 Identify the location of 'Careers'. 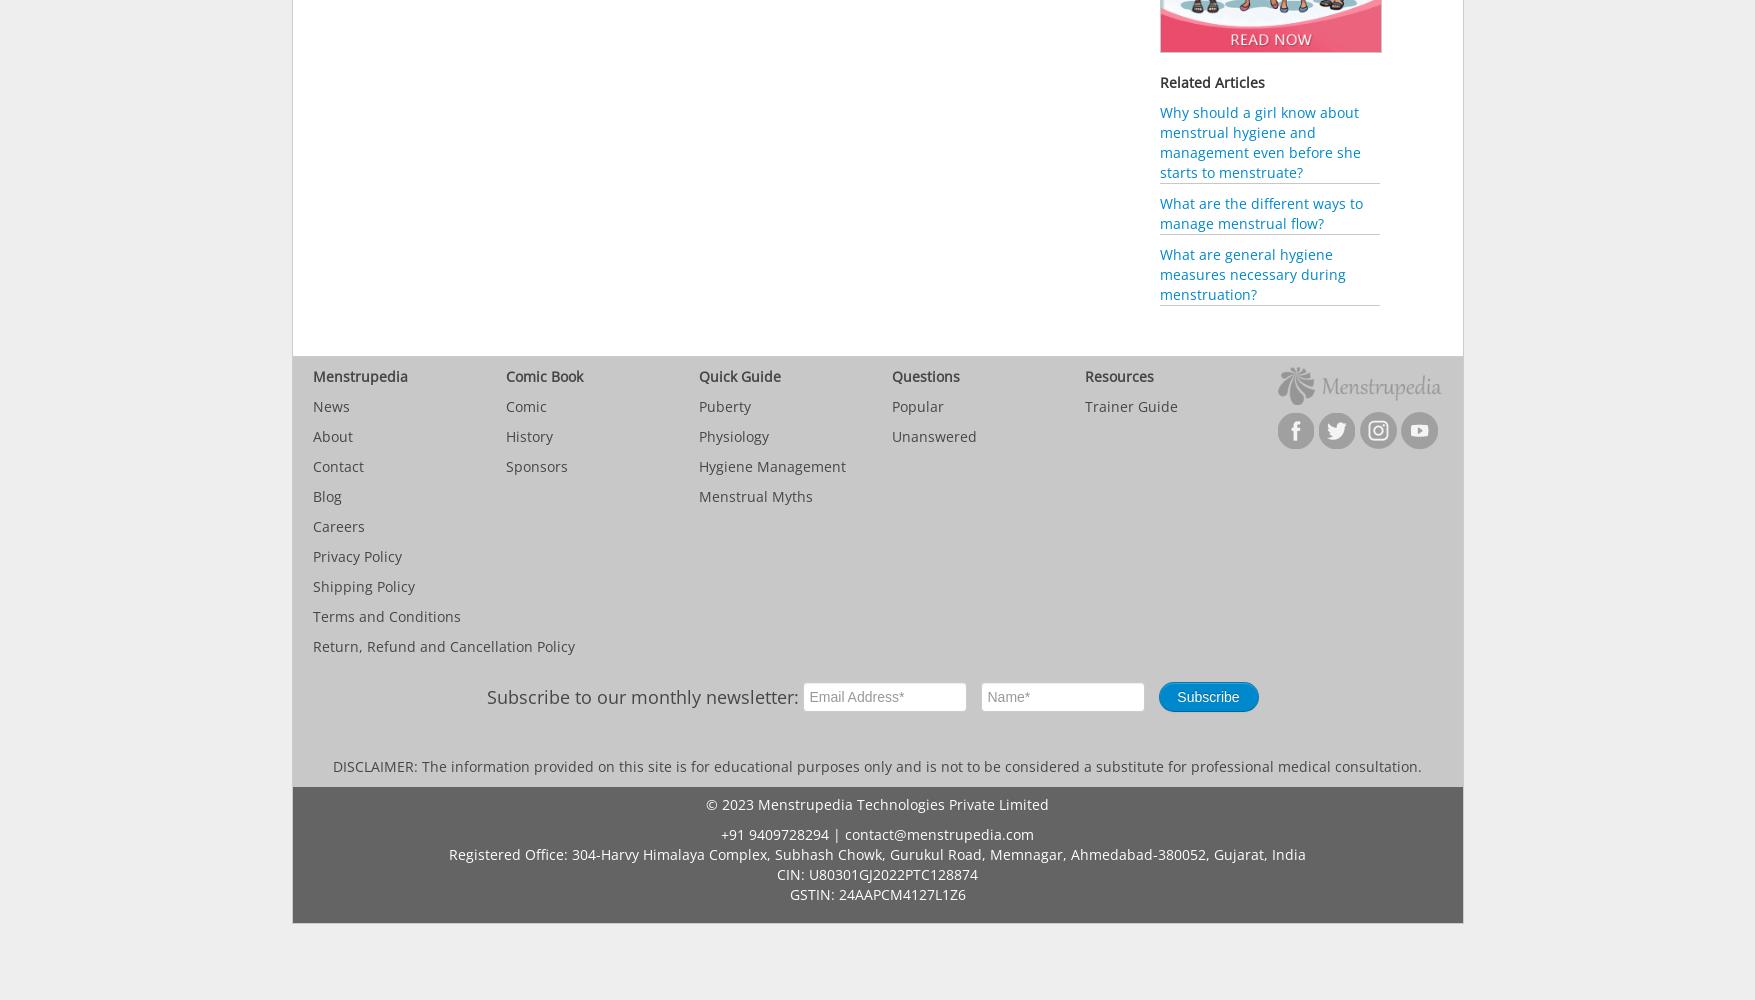
(337, 526).